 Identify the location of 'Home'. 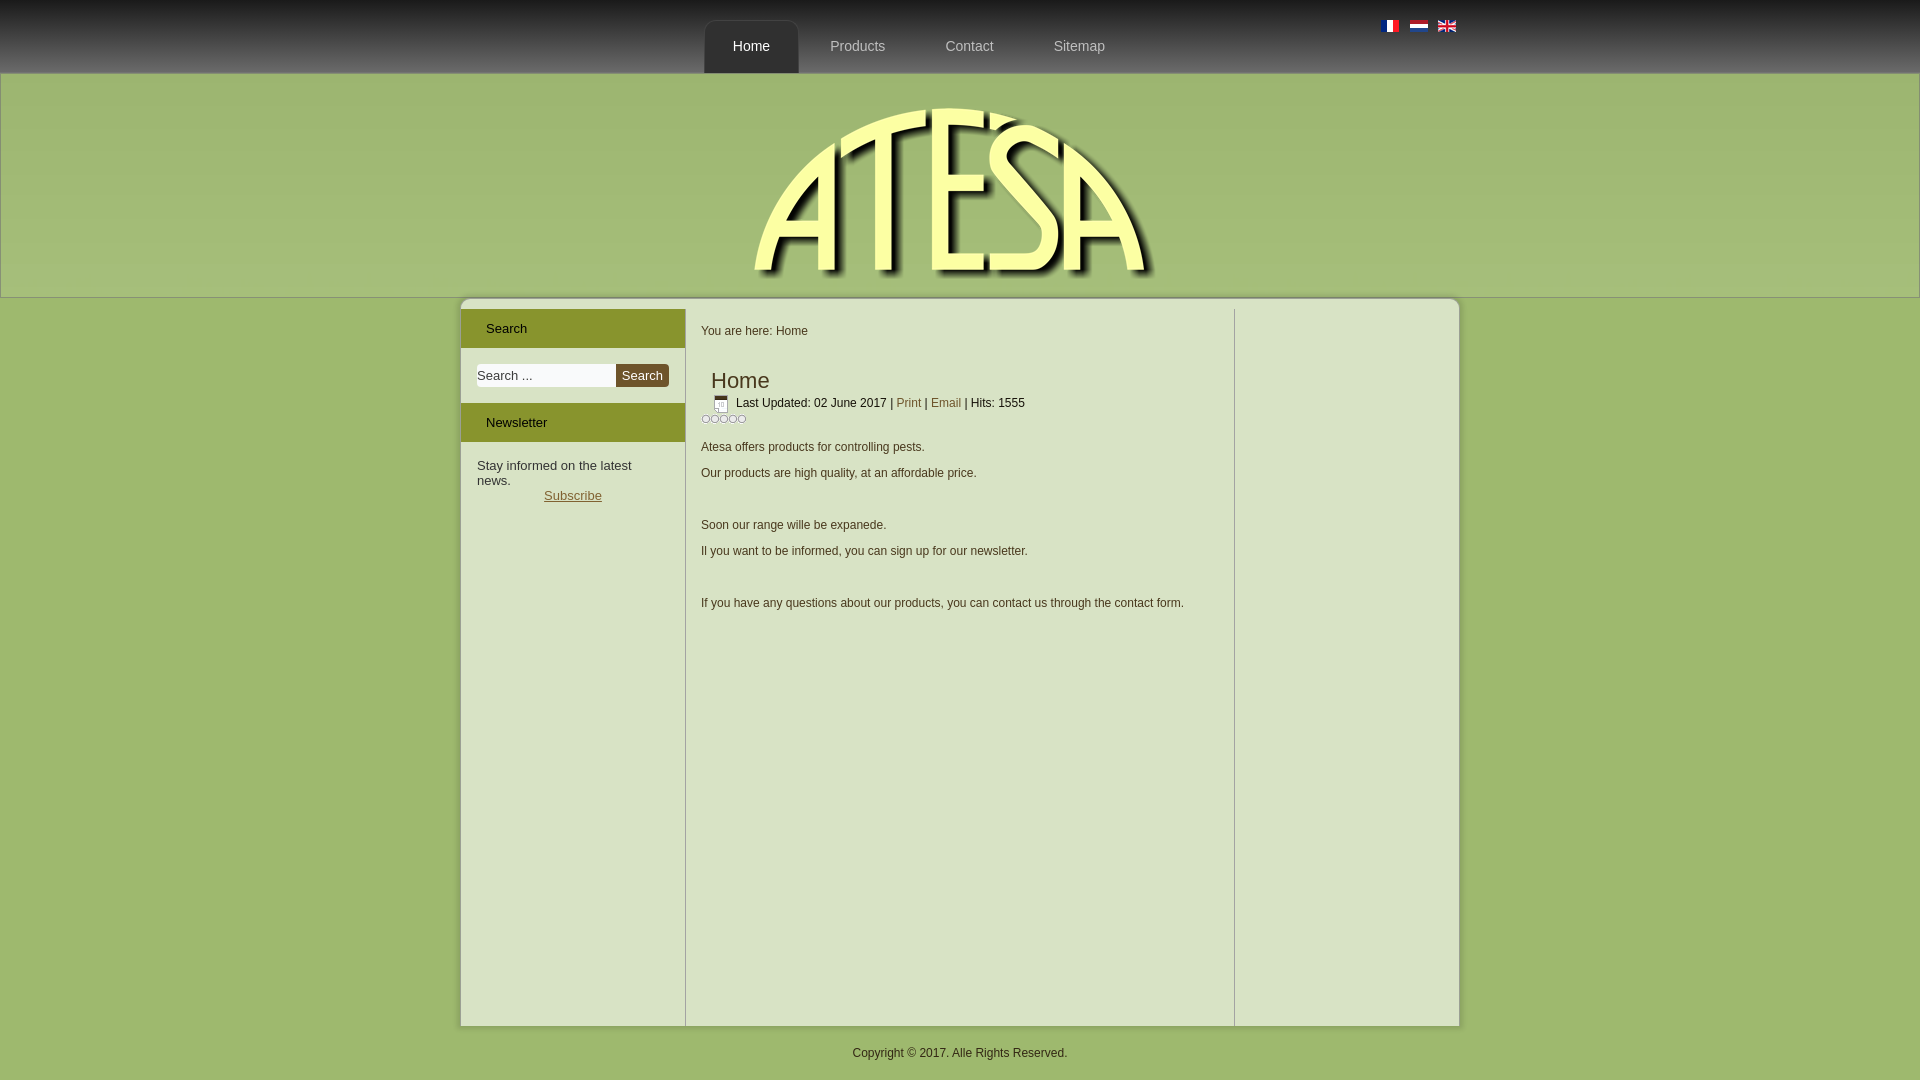
(750, 45).